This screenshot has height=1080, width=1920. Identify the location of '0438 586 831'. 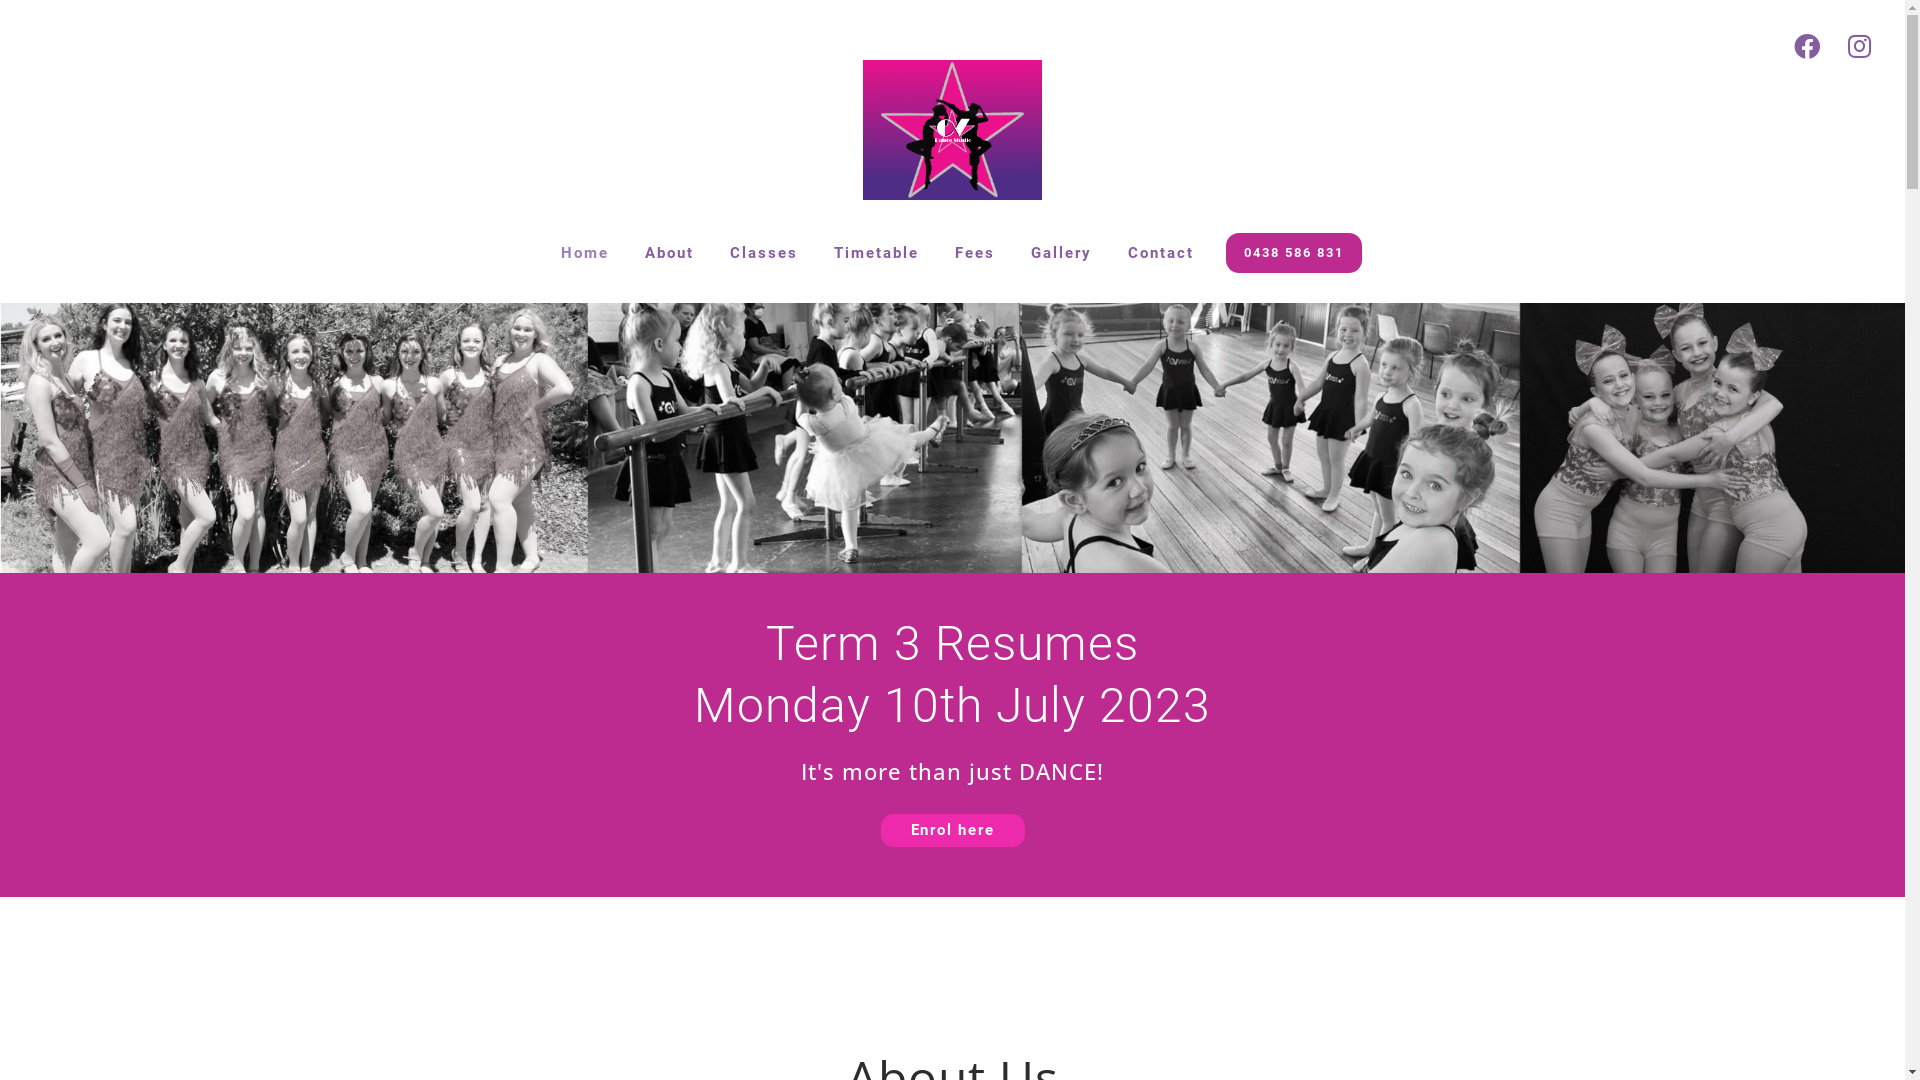
(1294, 252).